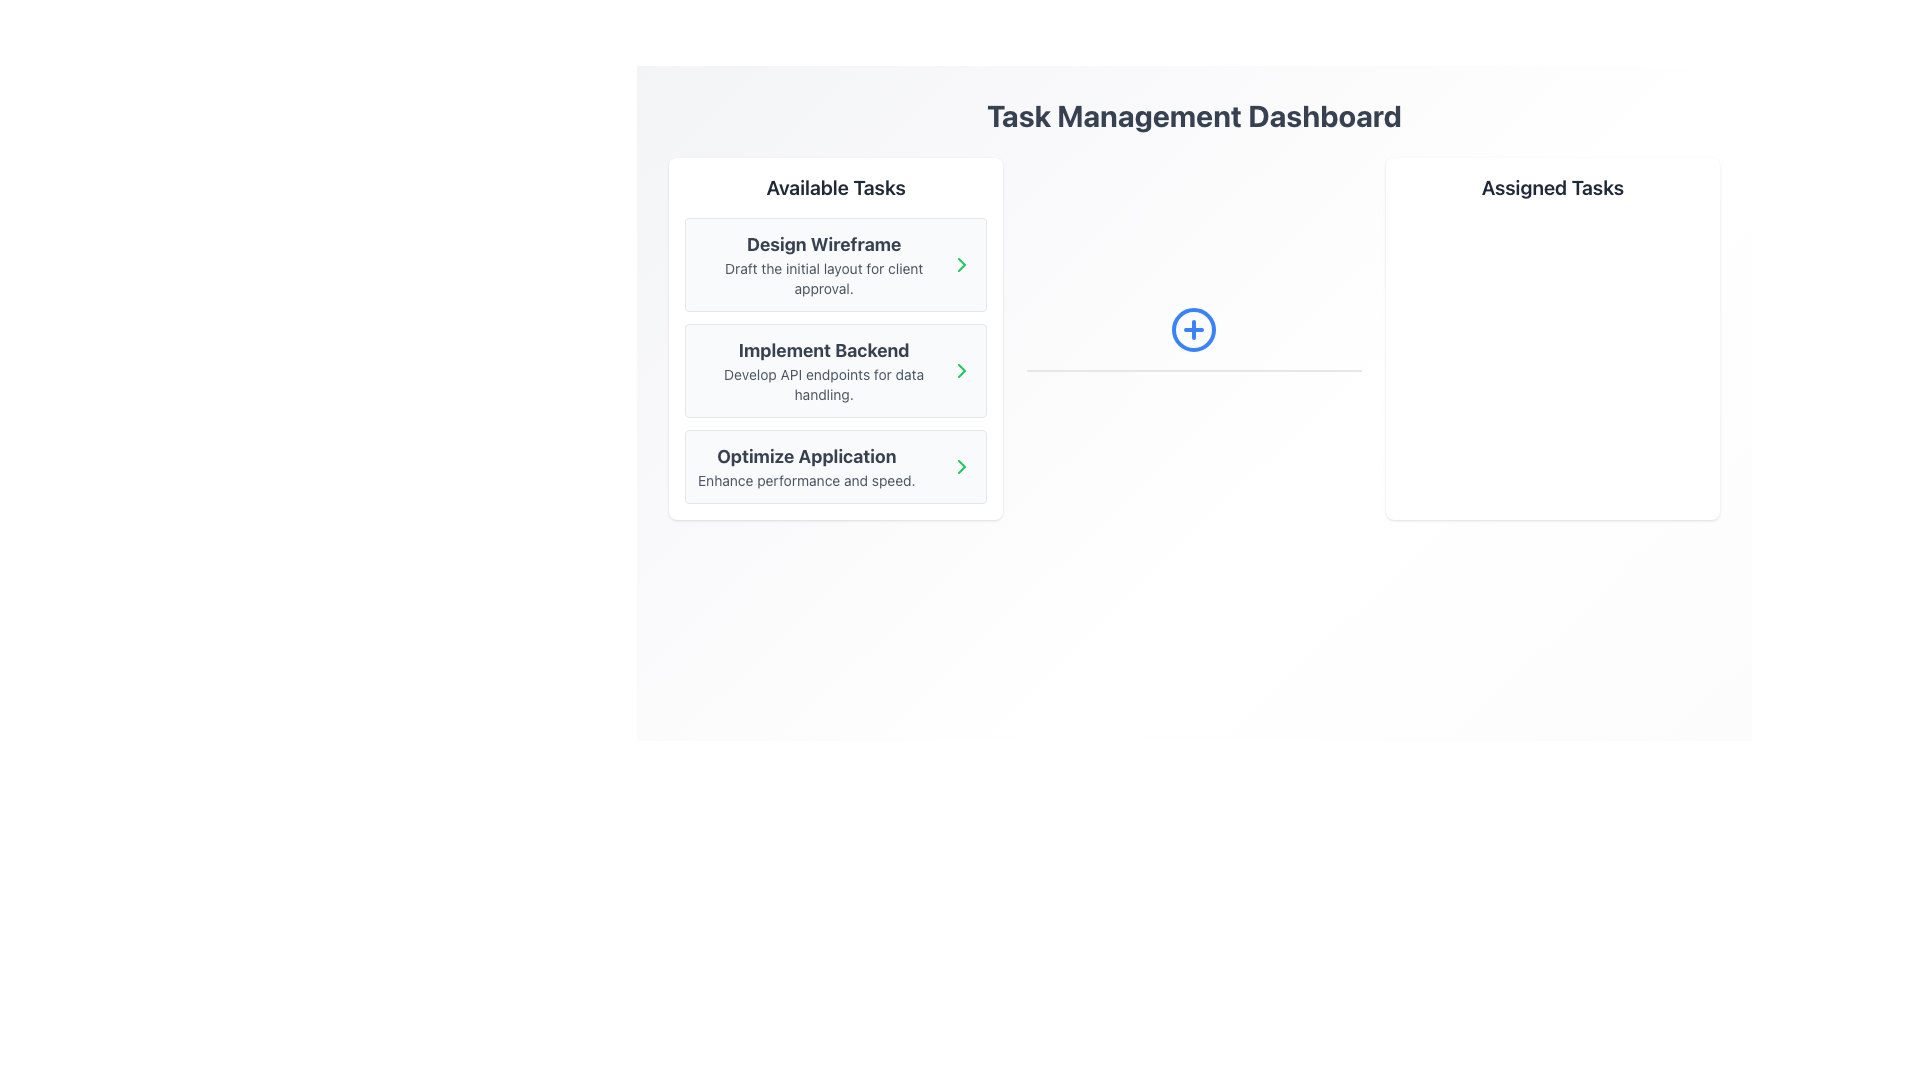  I want to click on the title text displaying 'Task Management Dashboard', which is styled with a bold, large font and centered alignment, located at the top of the interface layout, so click(1194, 115).